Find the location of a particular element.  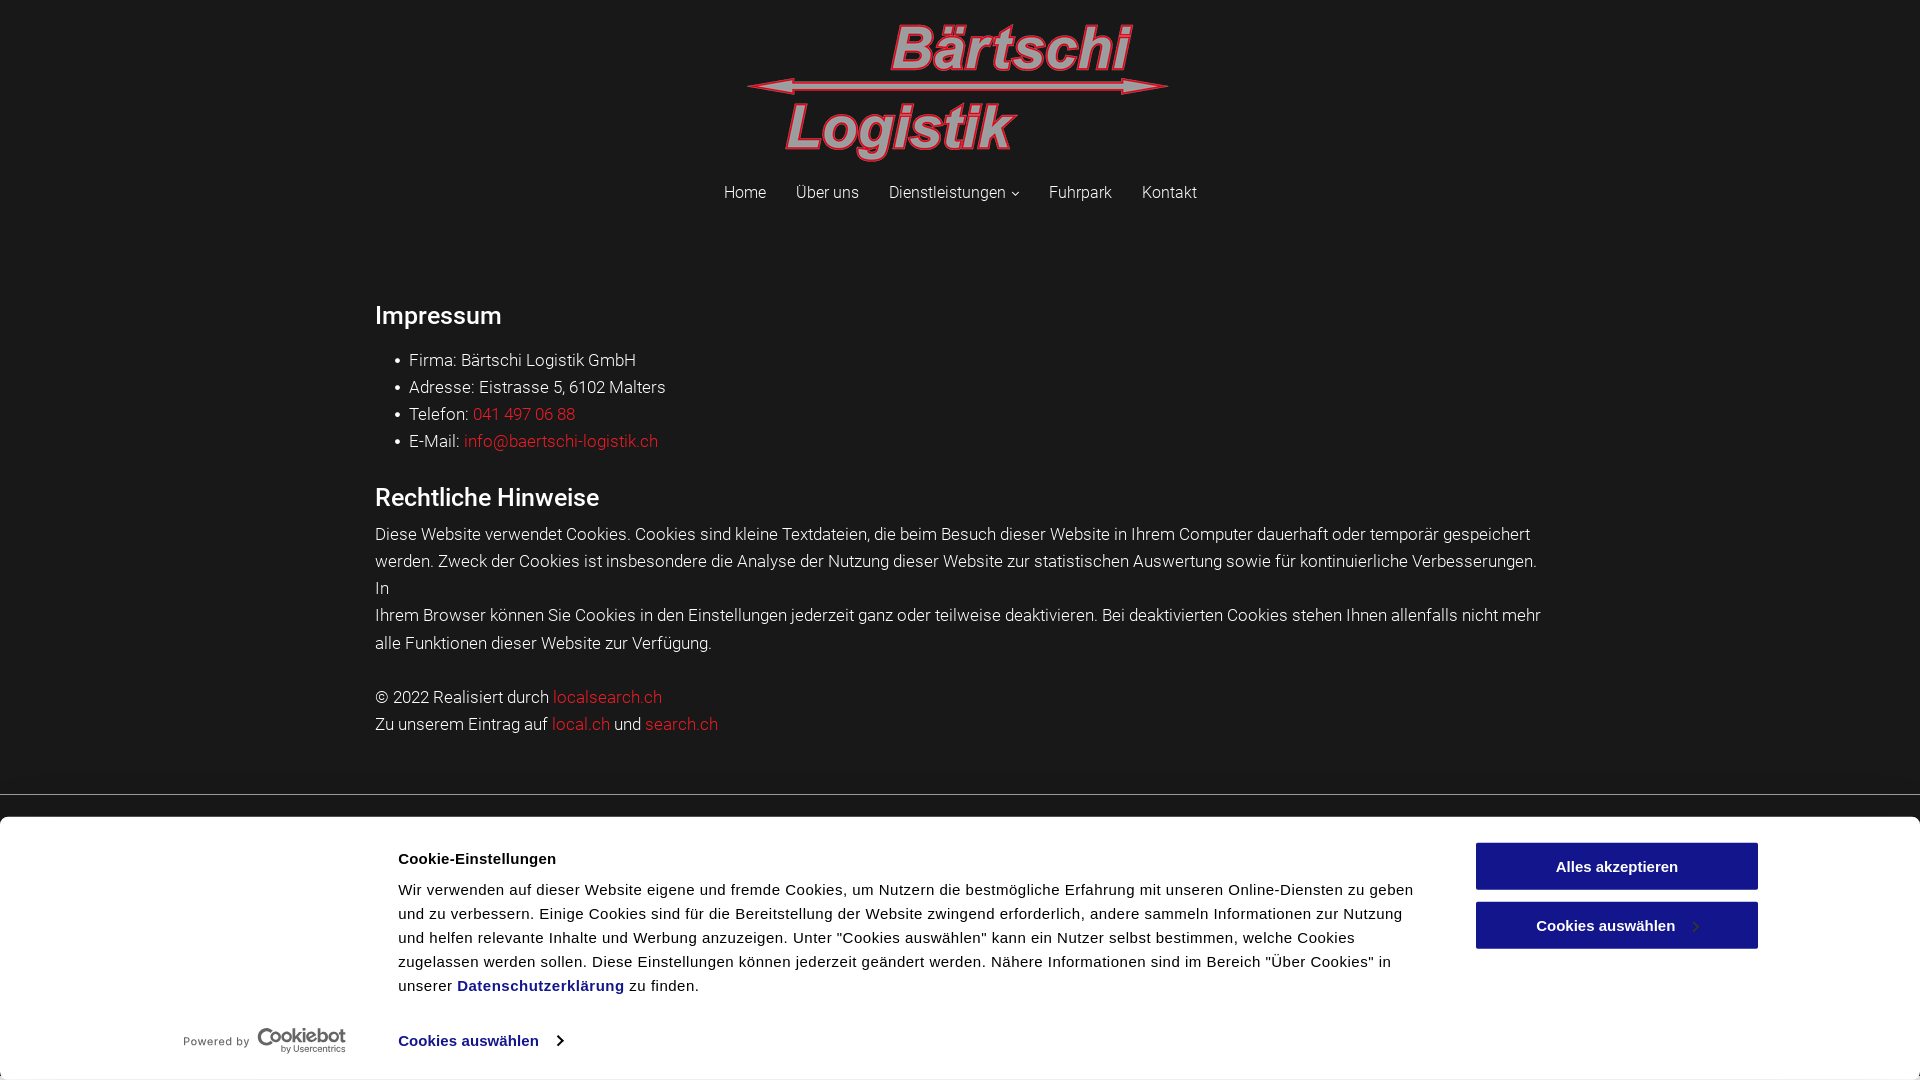

'Kontakt' is located at coordinates (1168, 192).